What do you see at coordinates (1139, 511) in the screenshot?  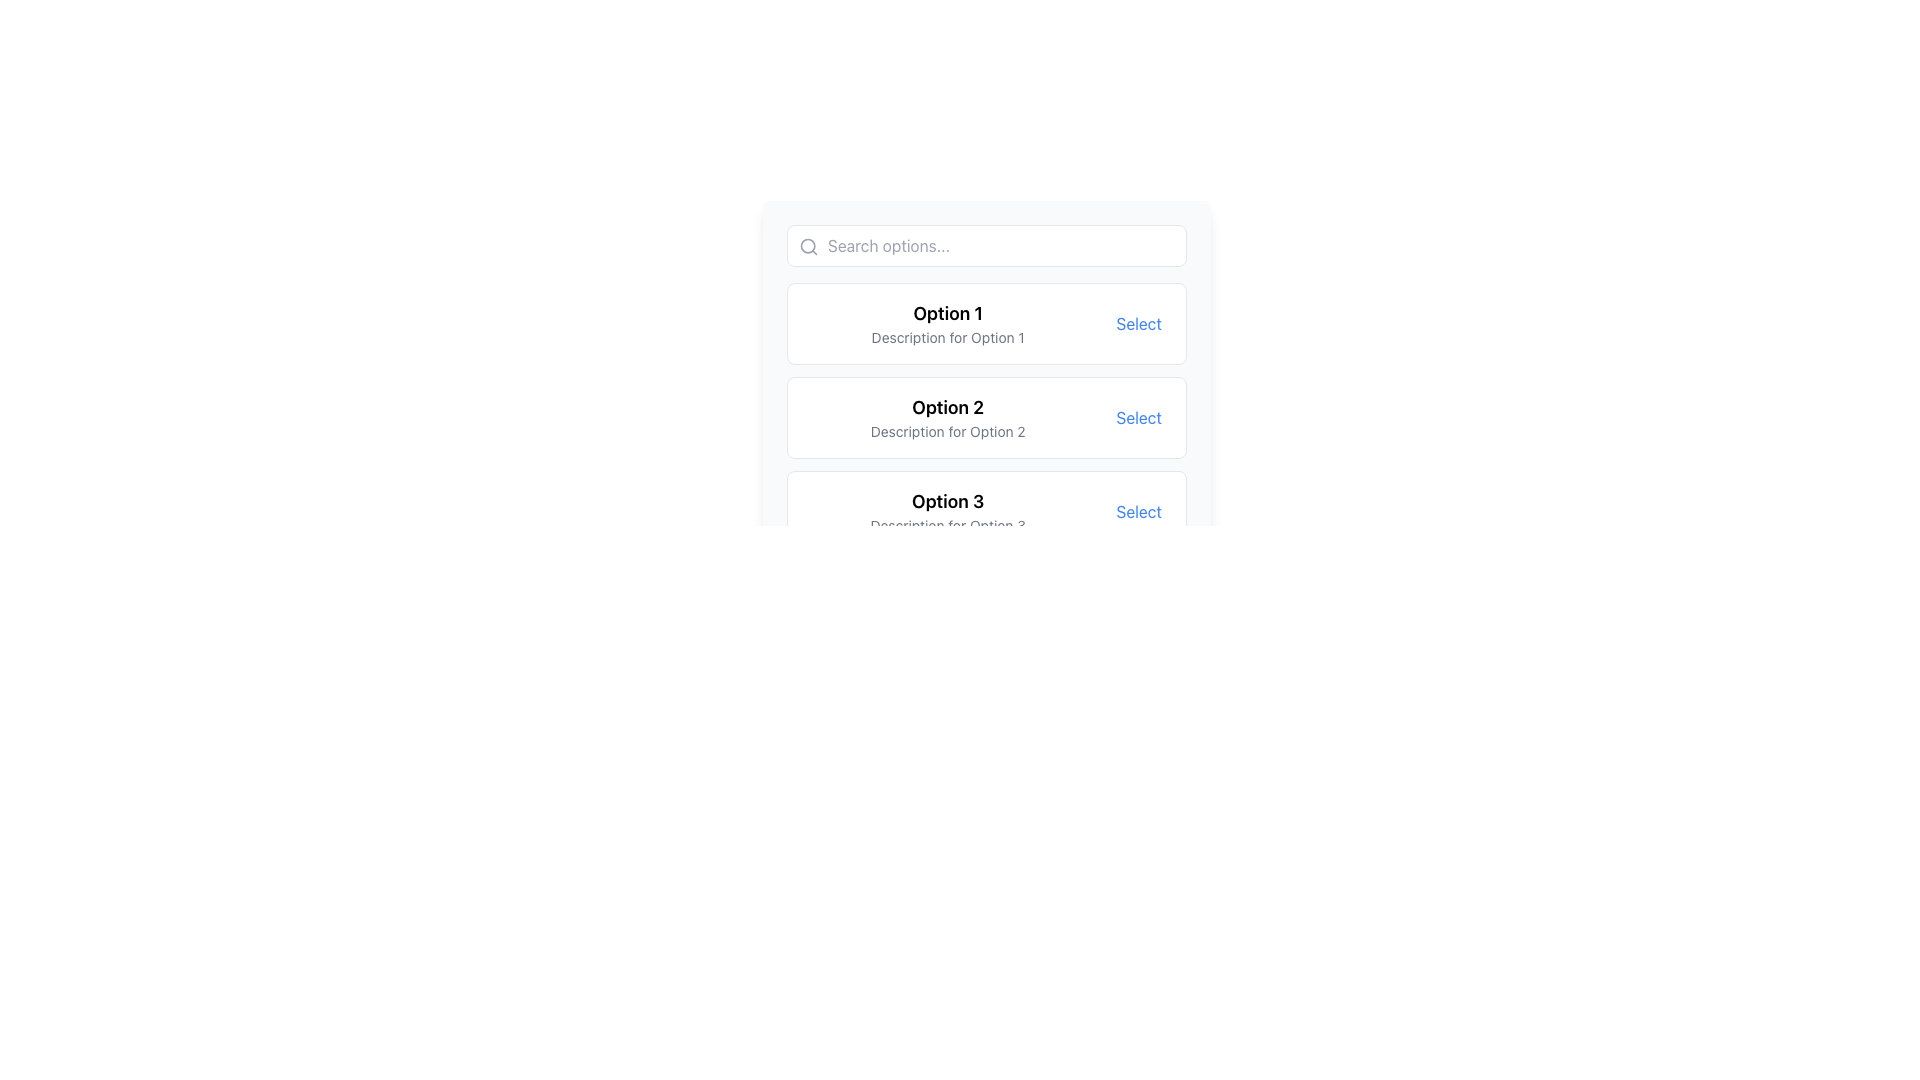 I see `the button for 'Option 3' located in the bottom-right corner of its panel to change its background color` at bounding box center [1139, 511].